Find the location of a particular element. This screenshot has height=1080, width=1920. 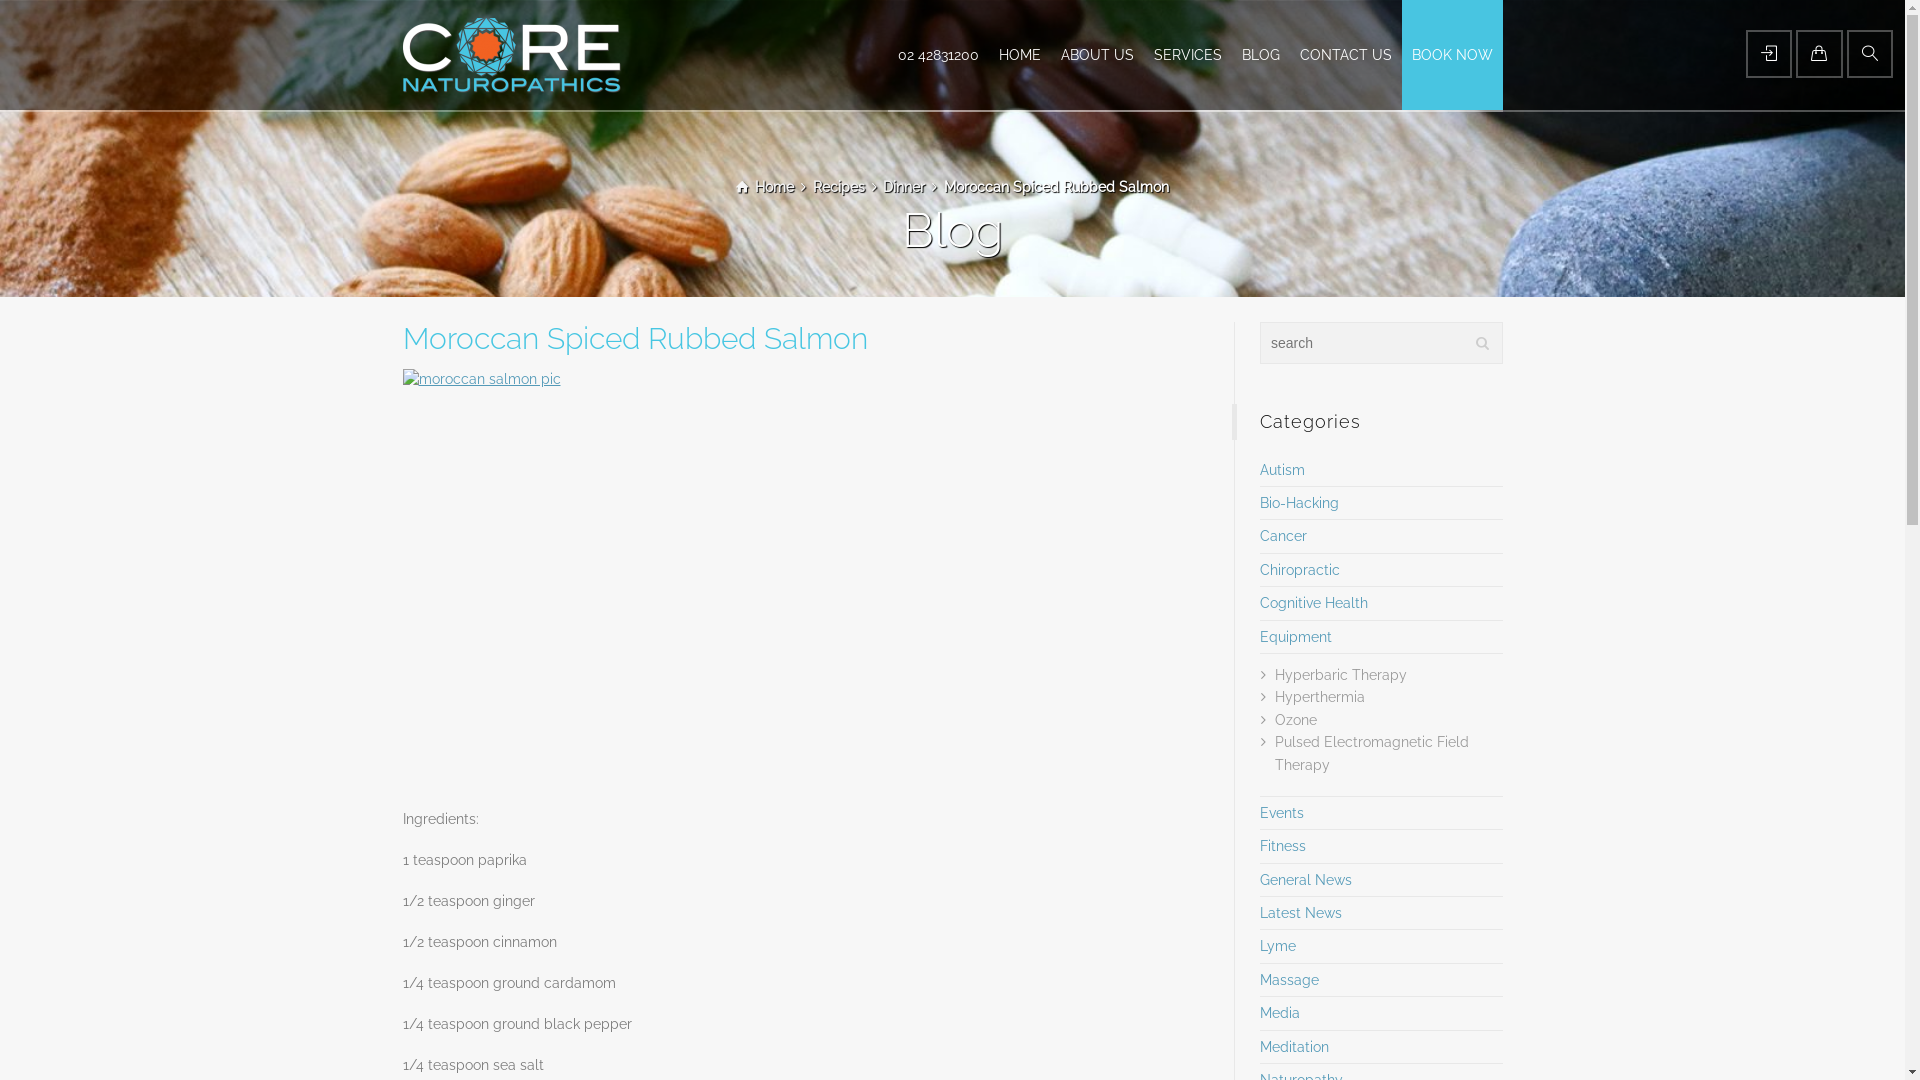

'Latest News' is located at coordinates (1300, 913).